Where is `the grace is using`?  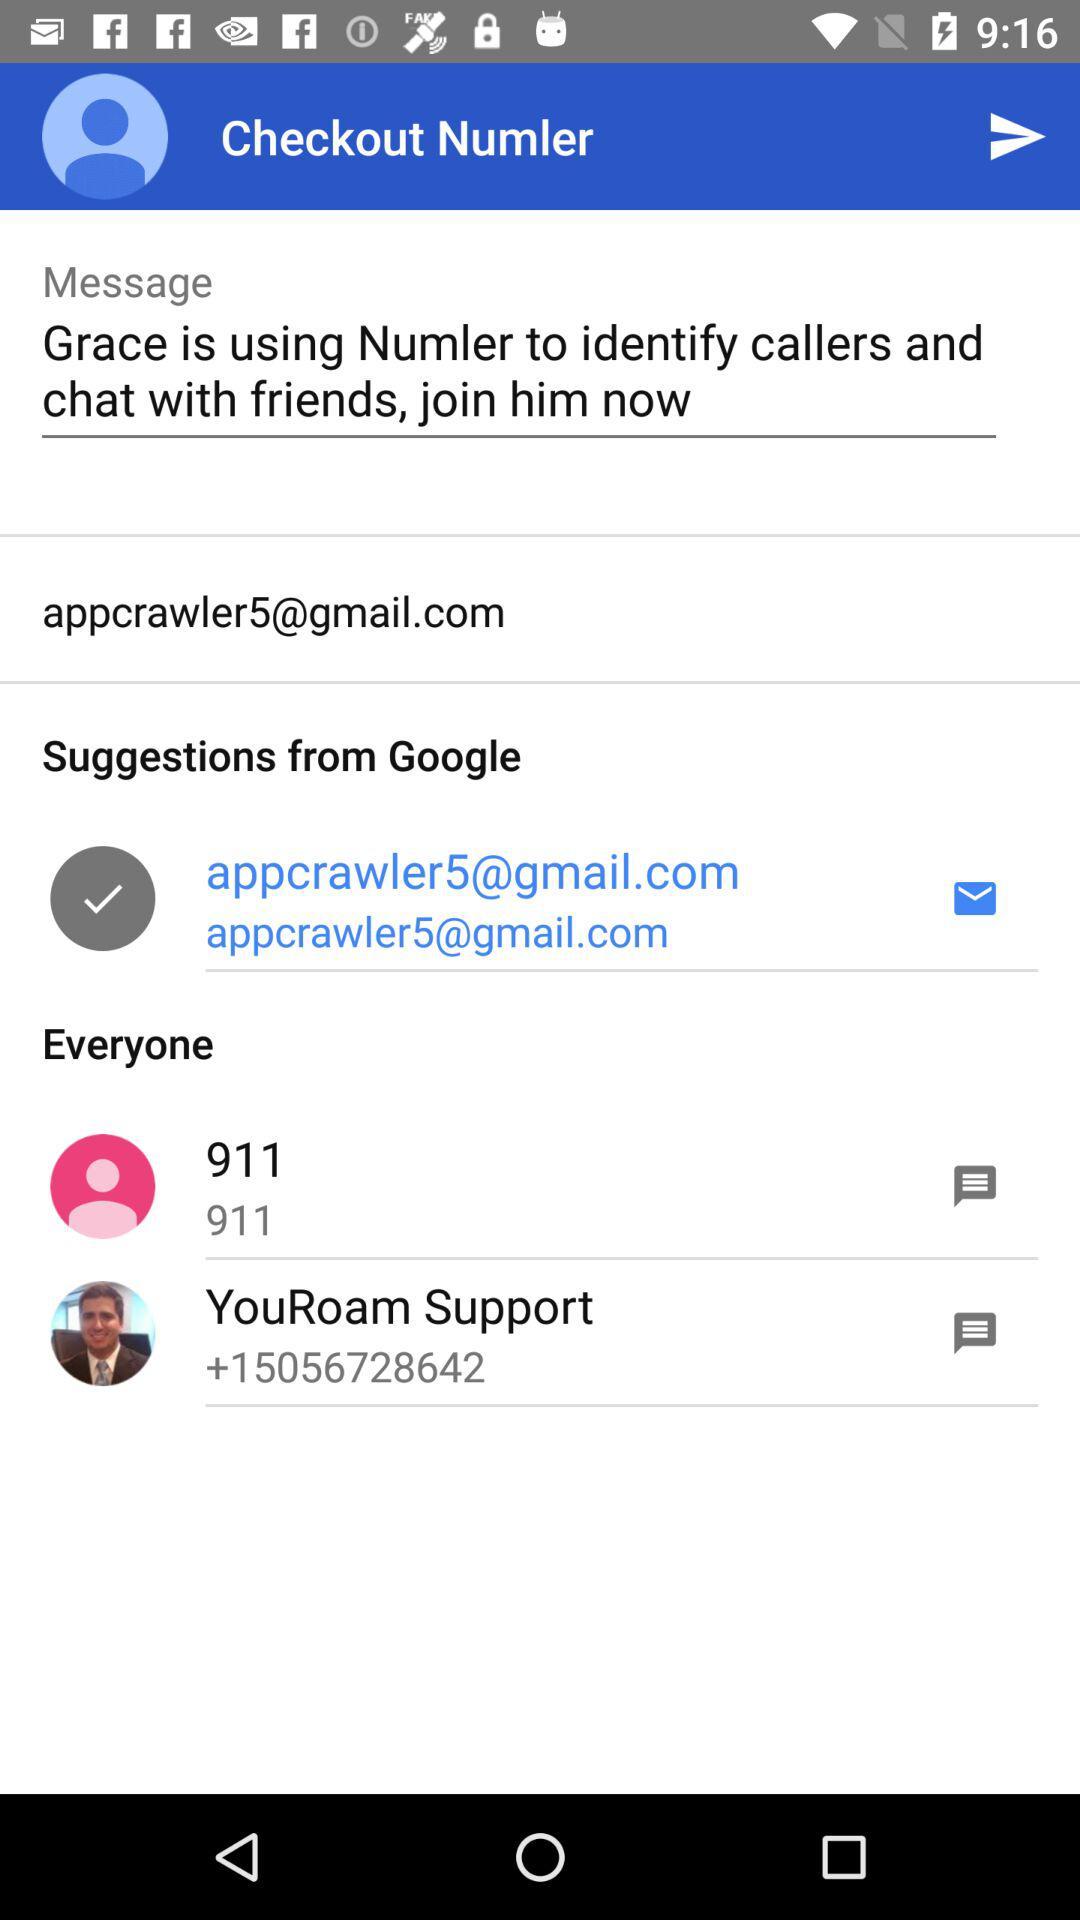
the grace is using is located at coordinates (518, 369).